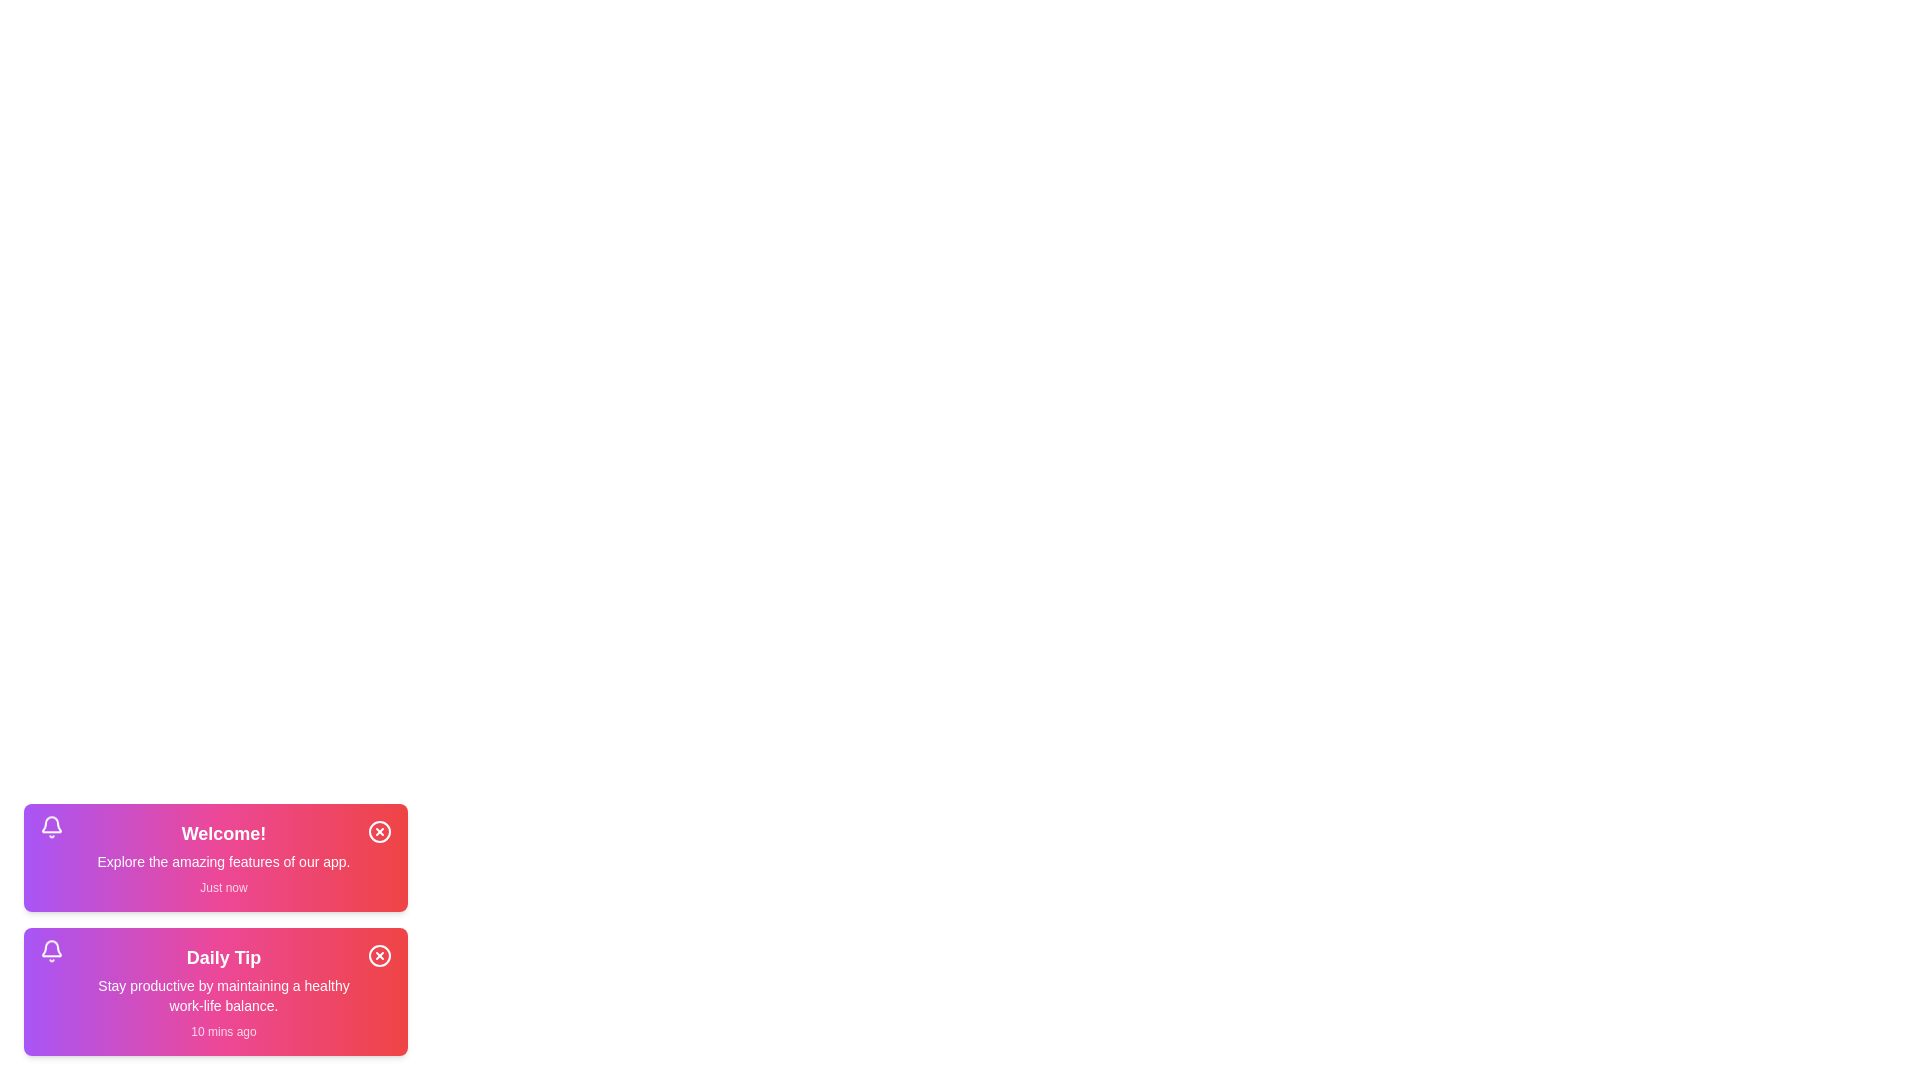  Describe the element at coordinates (216, 991) in the screenshot. I see `the notification titled 'Daily Tip' to read its details` at that location.